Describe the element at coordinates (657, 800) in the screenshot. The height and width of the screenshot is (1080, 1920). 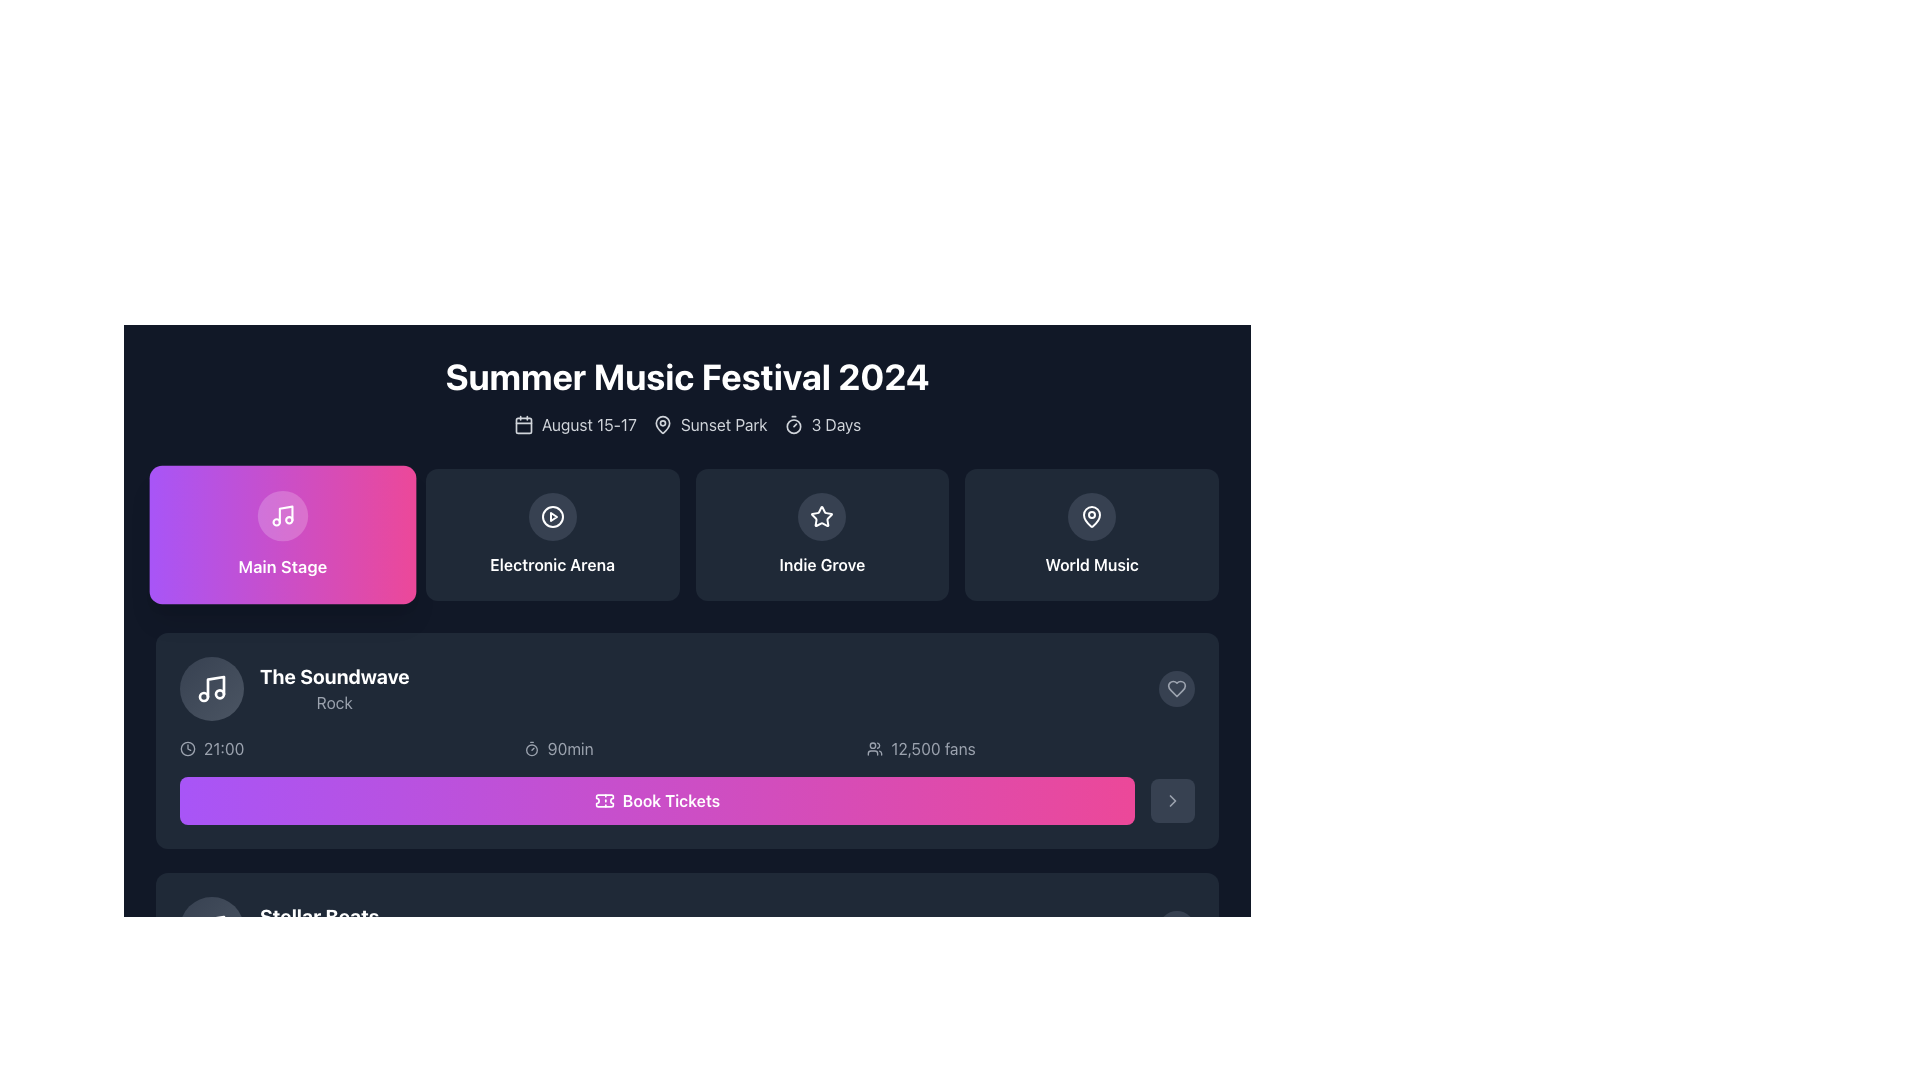
I see `the wide button with a gradient background transitioning between purple and pink that contains the white text 'Book Tickets' to book tickets` at that location.